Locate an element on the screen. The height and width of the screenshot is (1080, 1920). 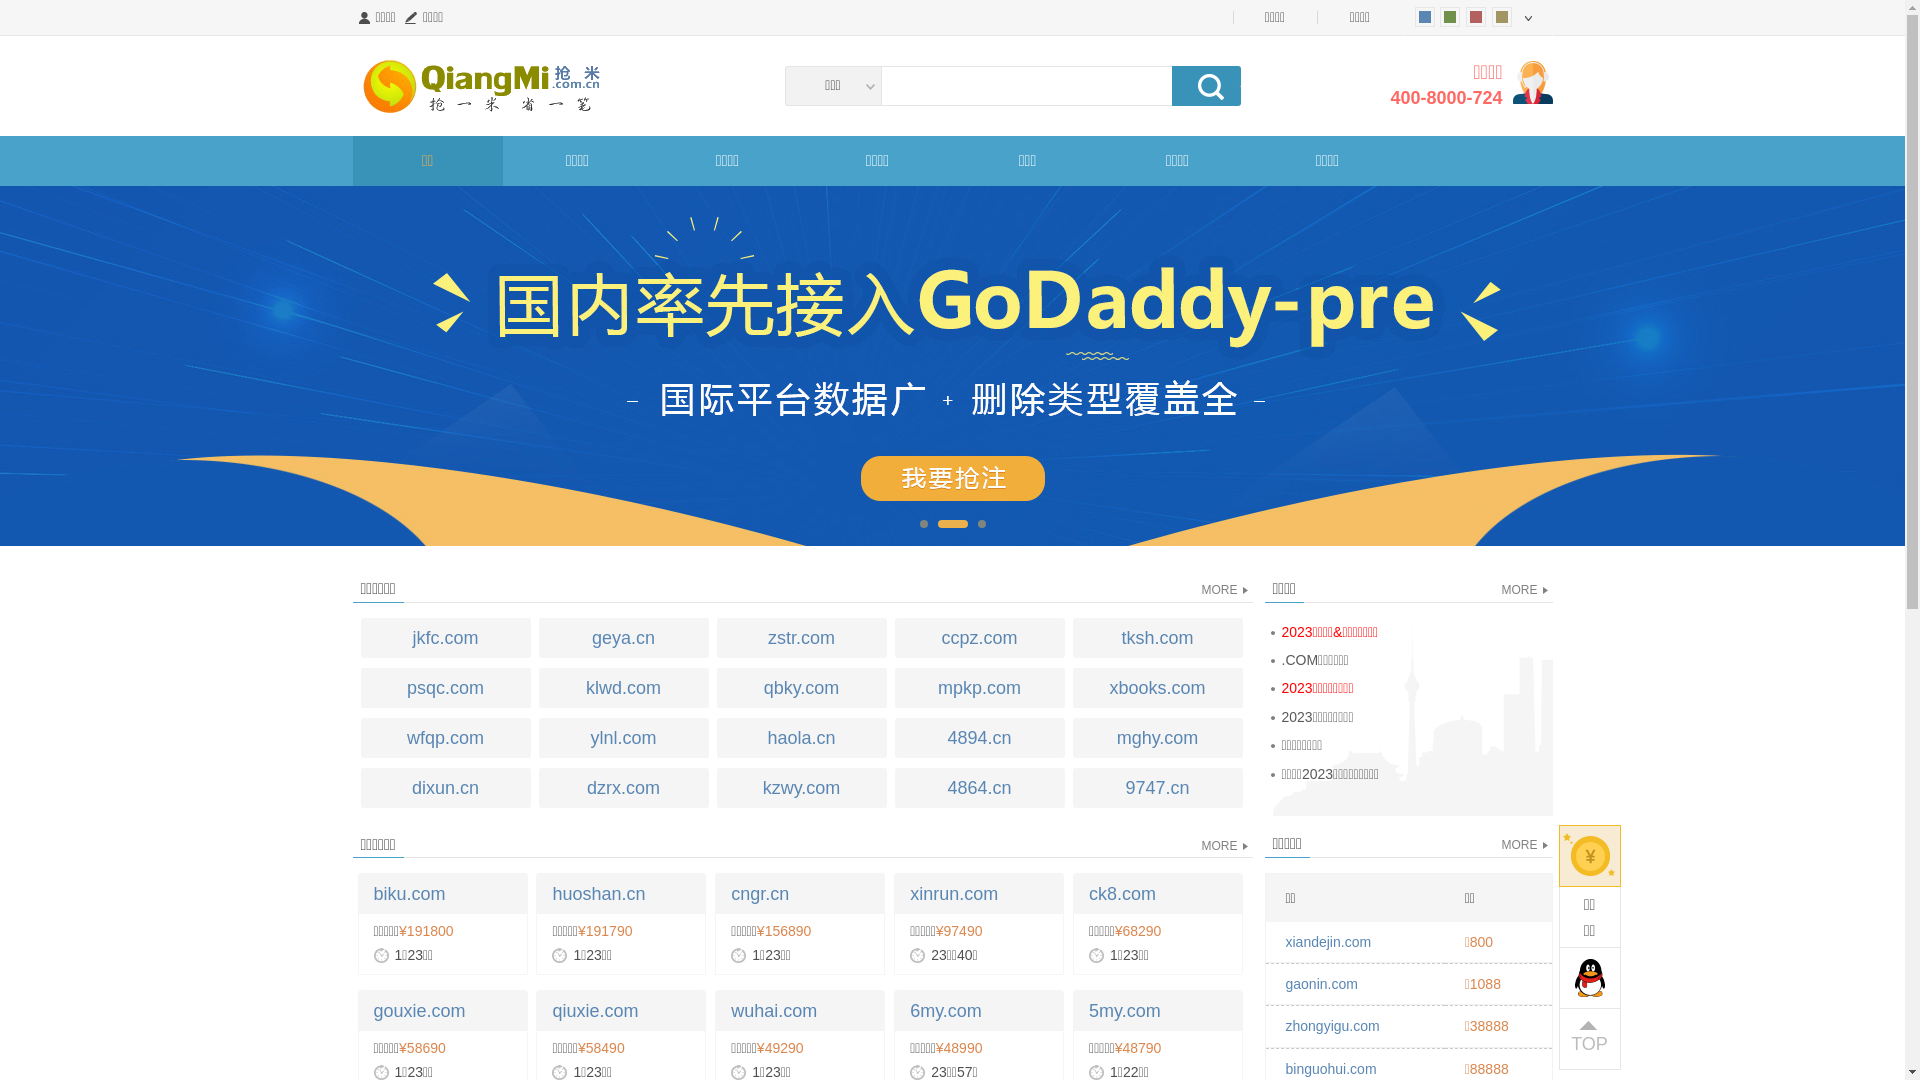
'zstr.com' is located at coordinates (801, 637).